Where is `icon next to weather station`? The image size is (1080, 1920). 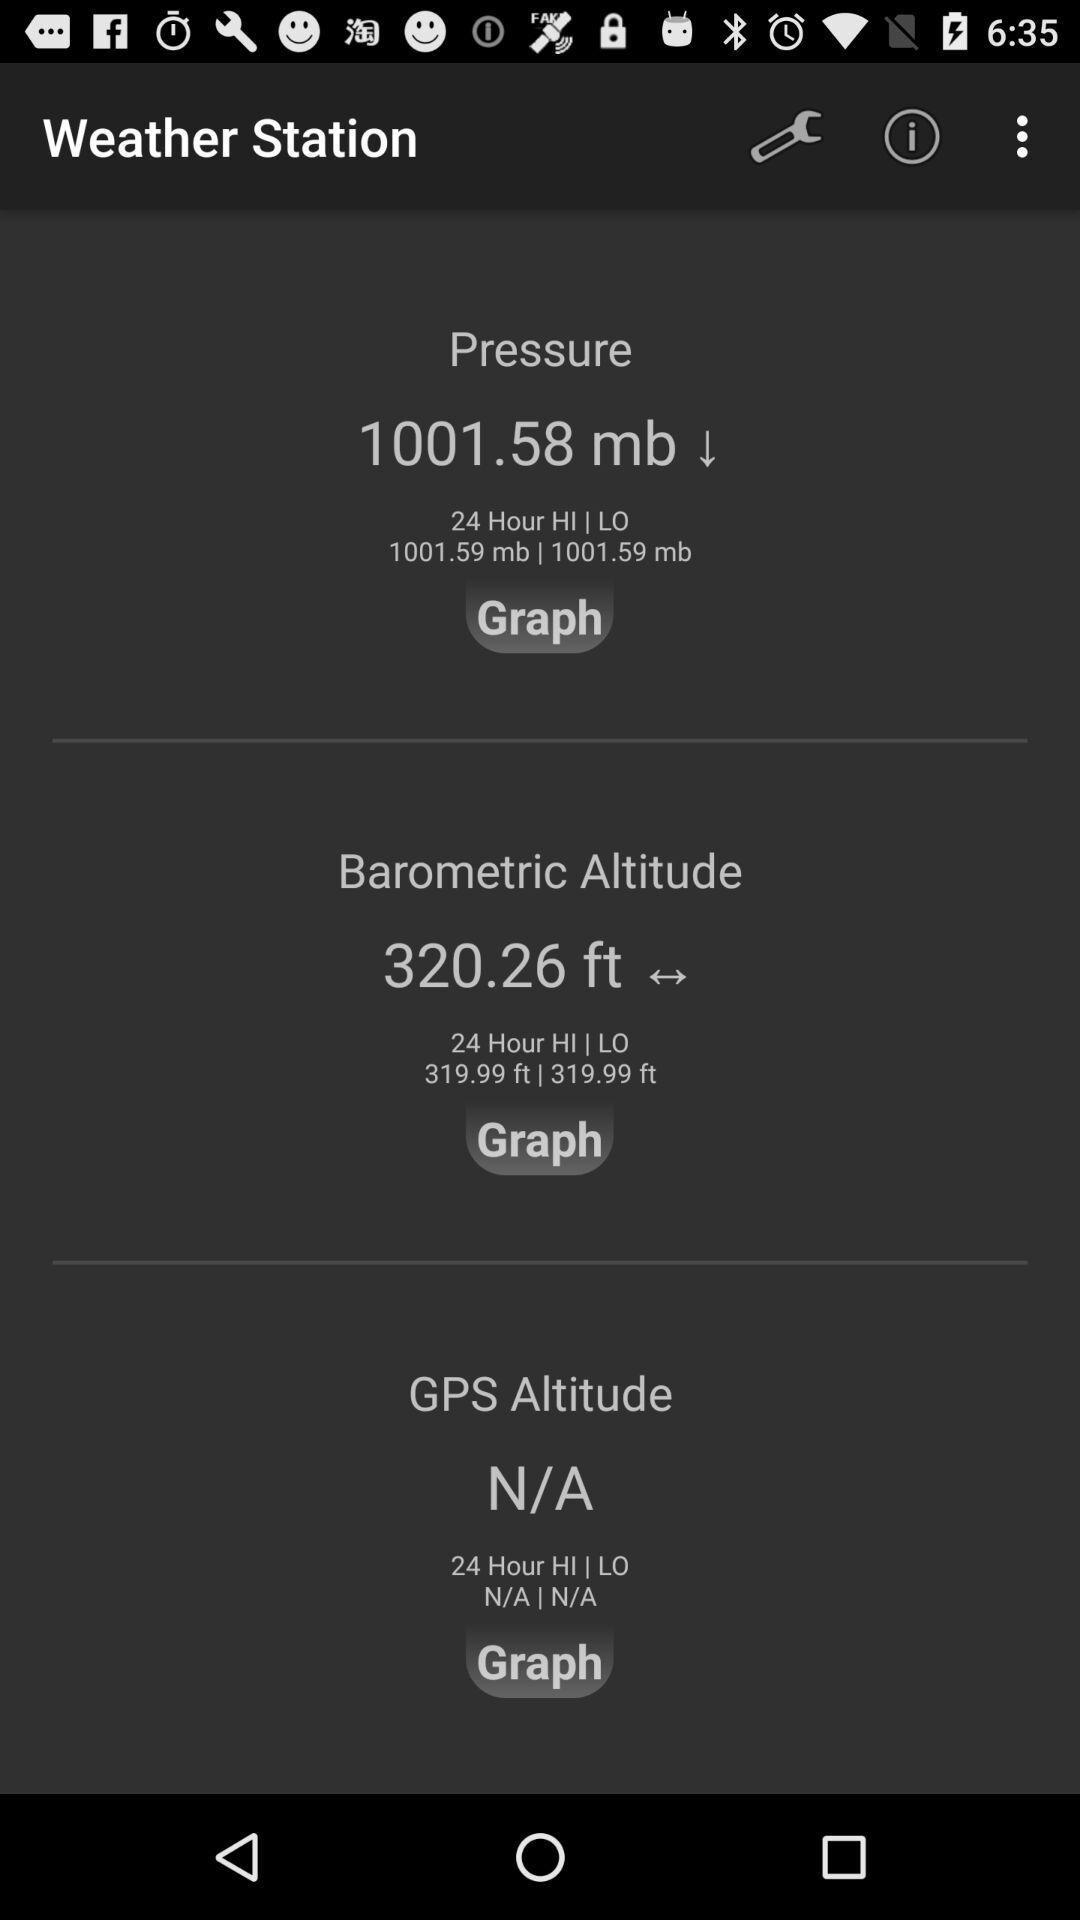 icon next to weather station is located at coordinates (785, 135).